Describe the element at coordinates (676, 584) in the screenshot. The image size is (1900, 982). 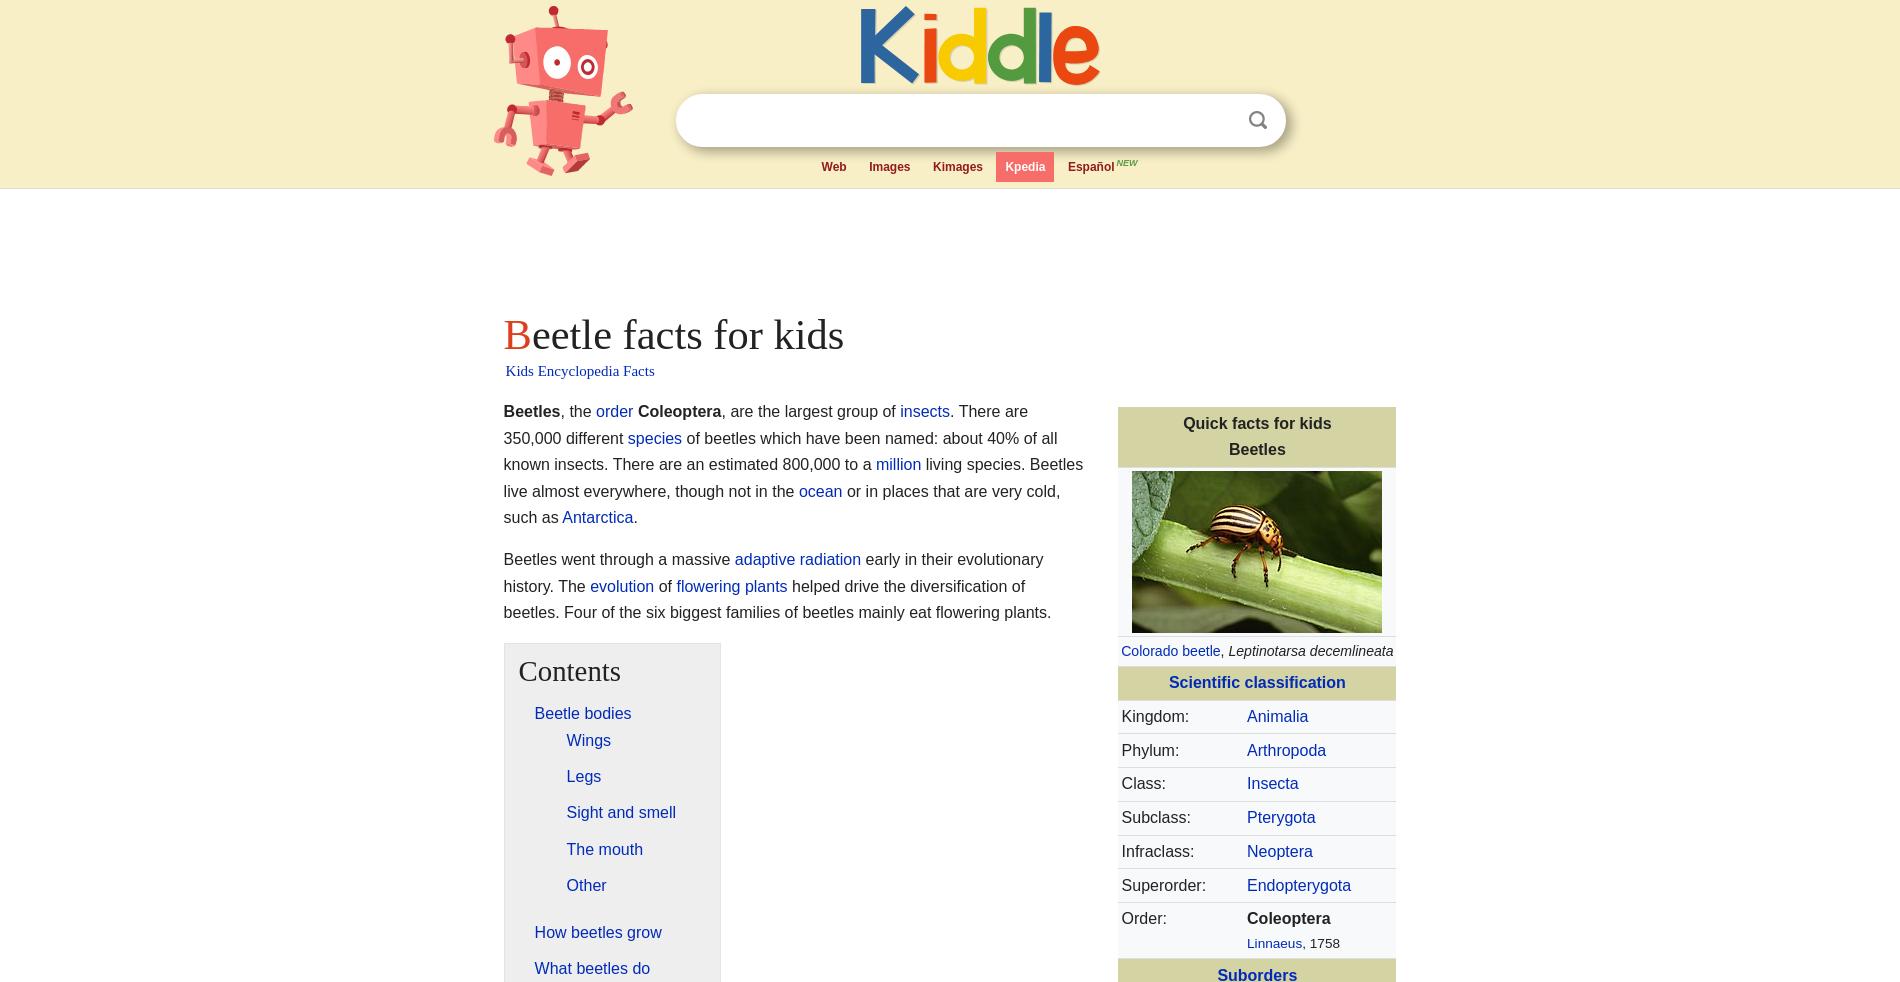
I see `'flowering plants'` at that location.